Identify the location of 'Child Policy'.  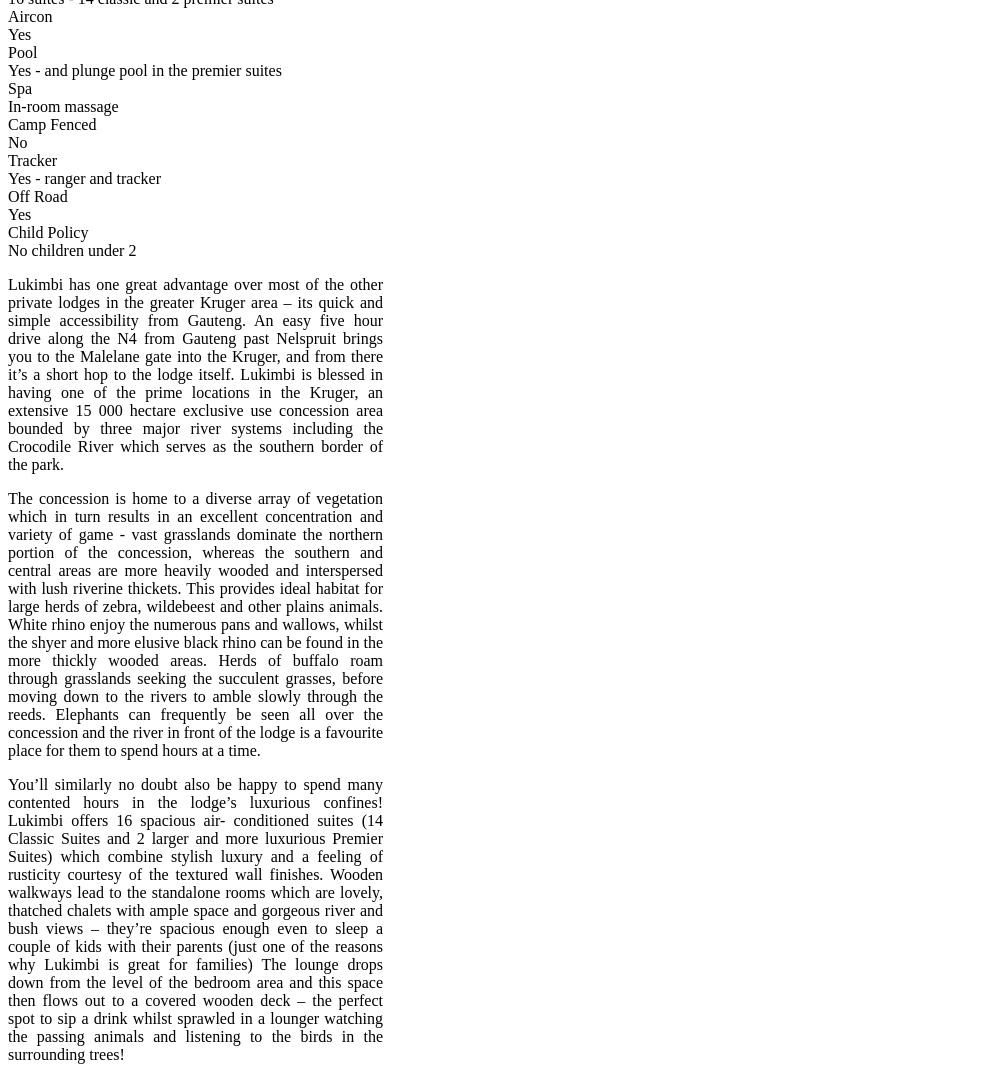
(48, 232).